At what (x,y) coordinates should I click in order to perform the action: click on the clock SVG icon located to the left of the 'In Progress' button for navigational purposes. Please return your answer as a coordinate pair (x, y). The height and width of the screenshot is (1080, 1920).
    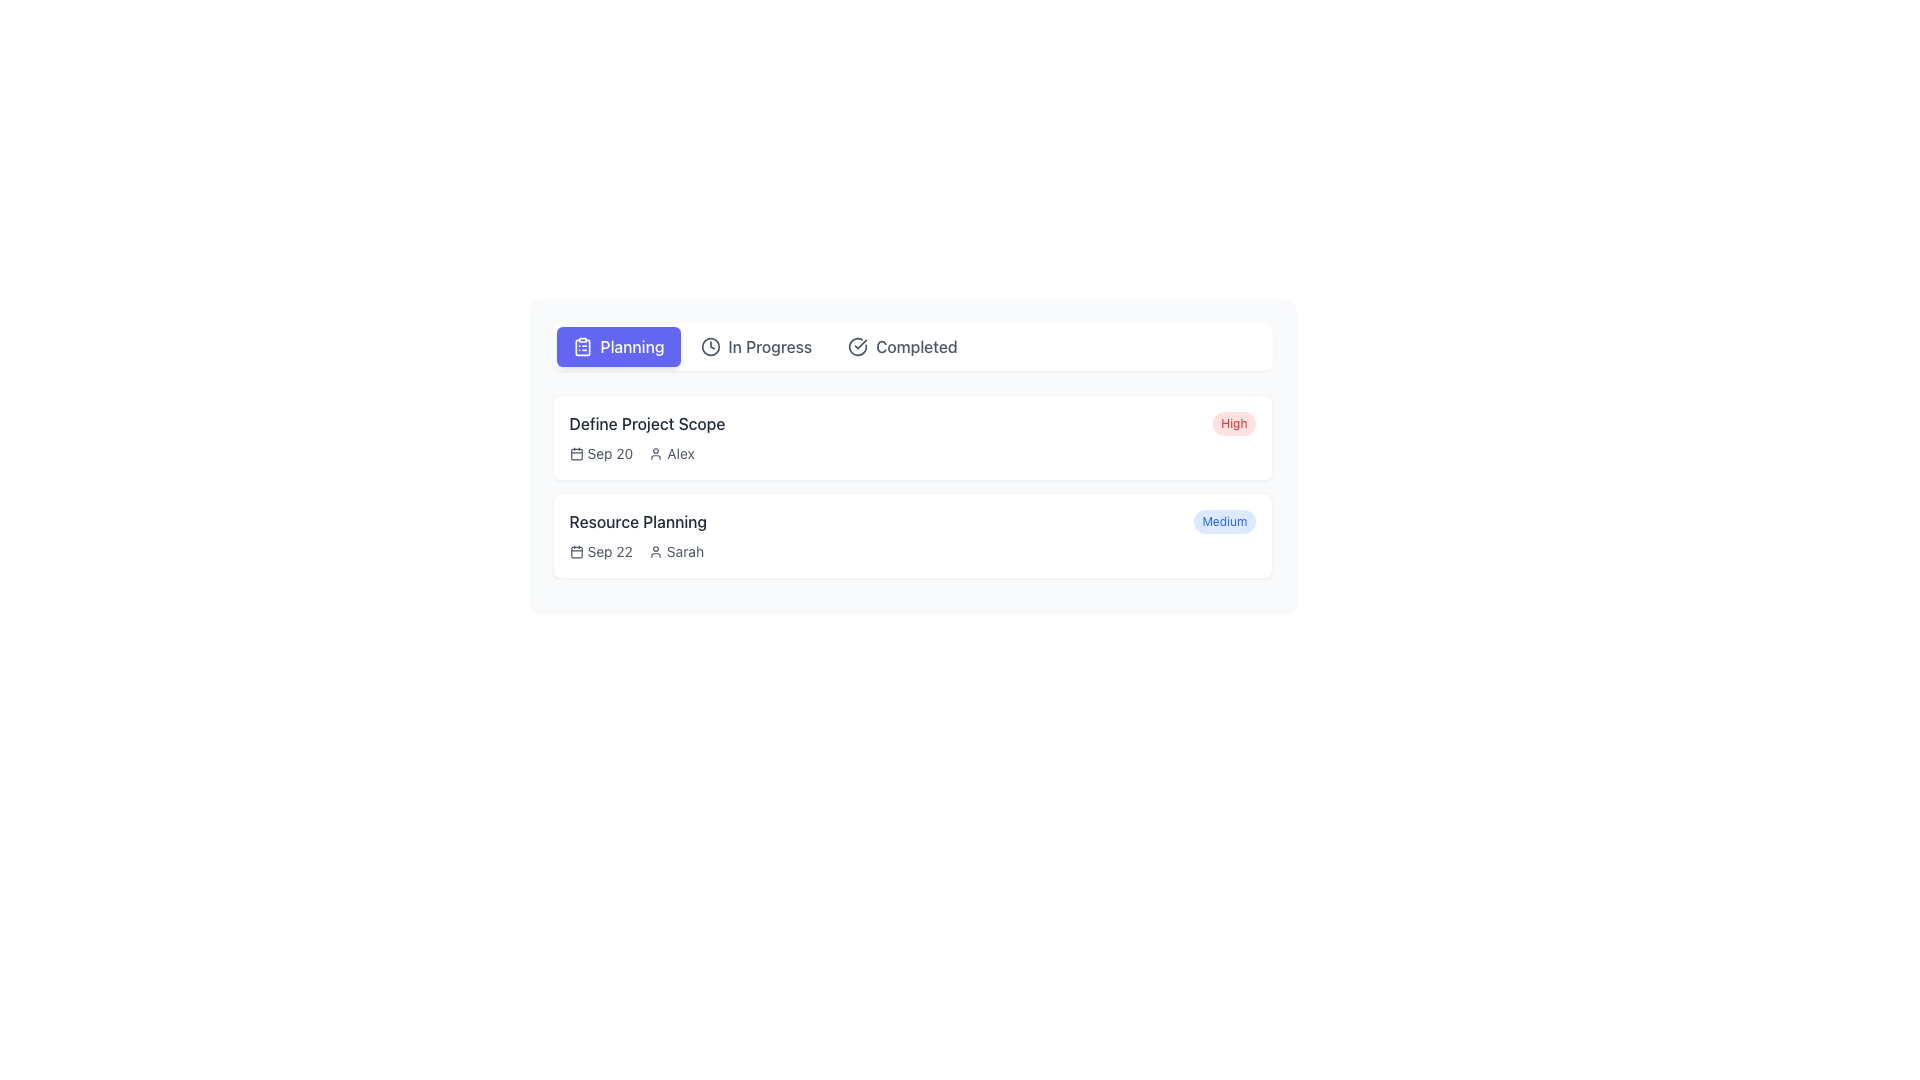
    Looking at the image, I should click on (710, 346).